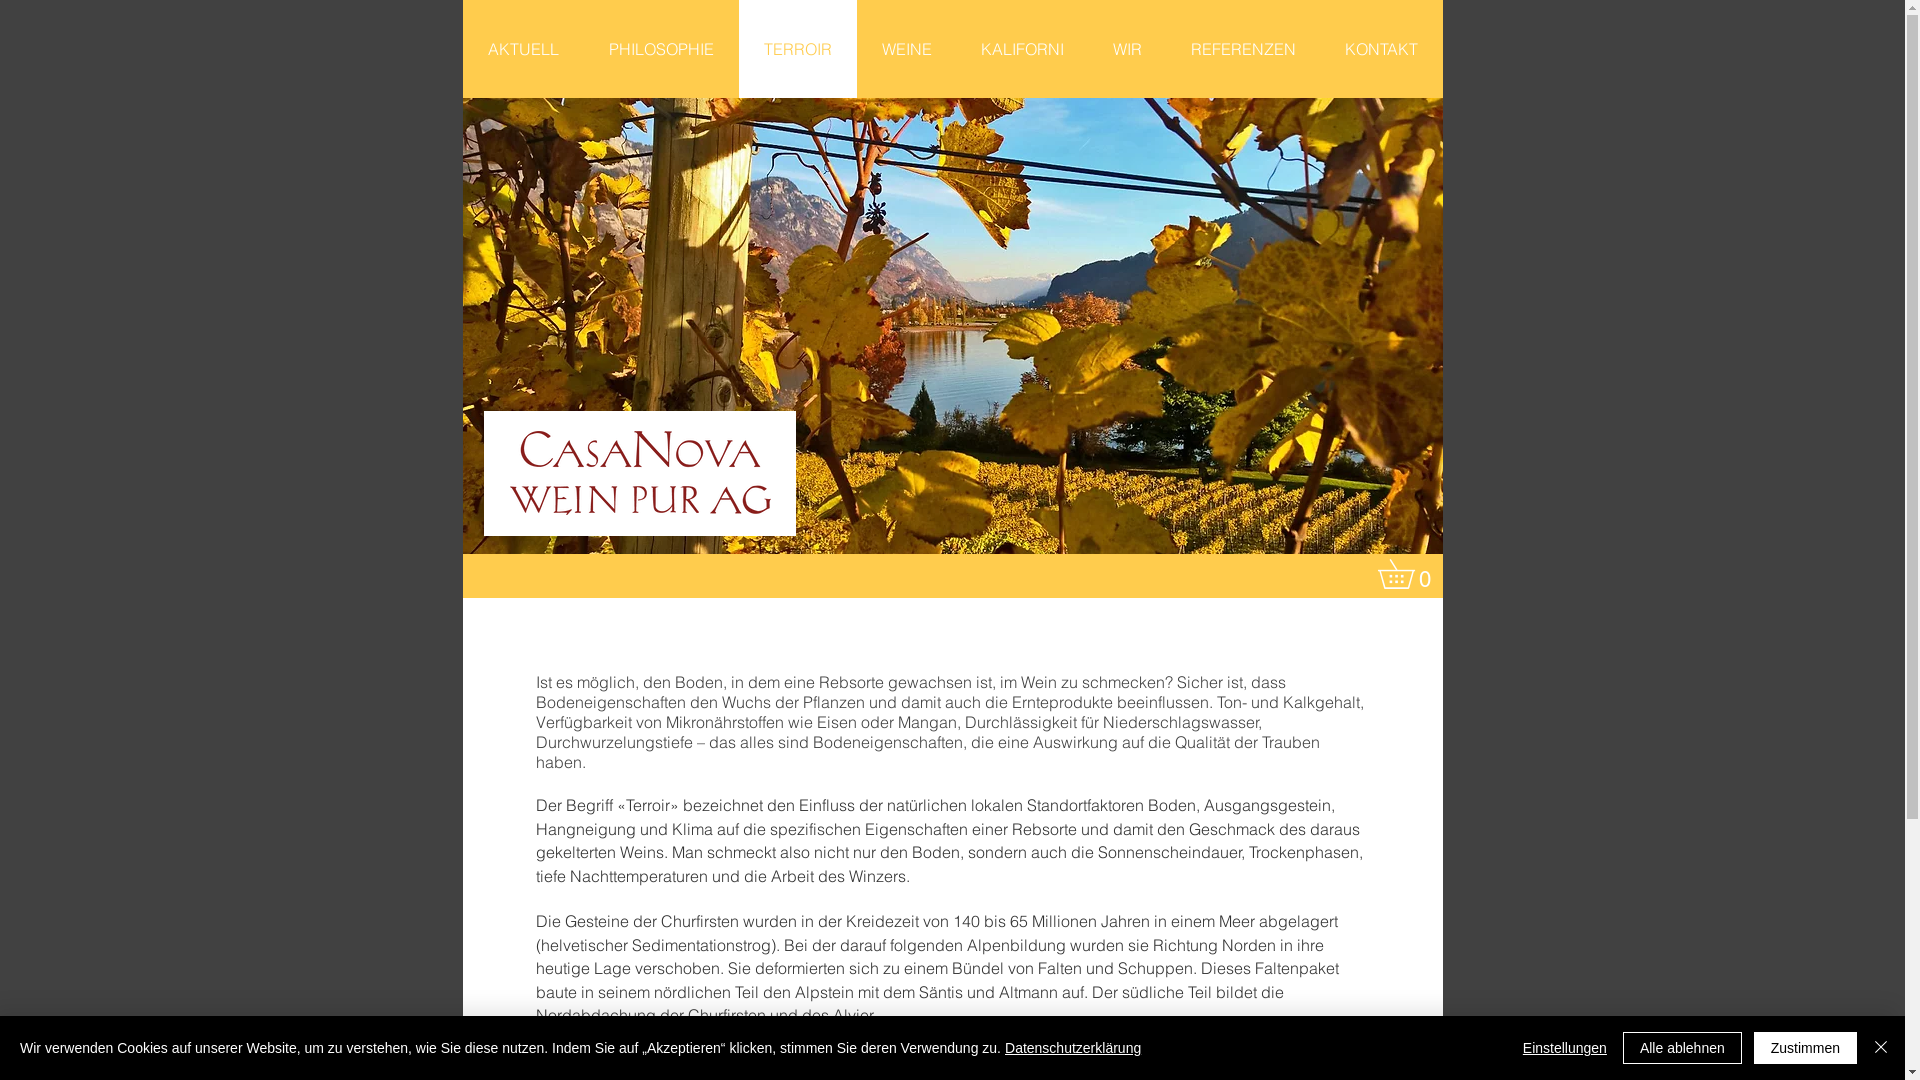 The height and width of the screenshot is (1080, 1920). I want to click on 'KALIFORNI', so click(954, 48).